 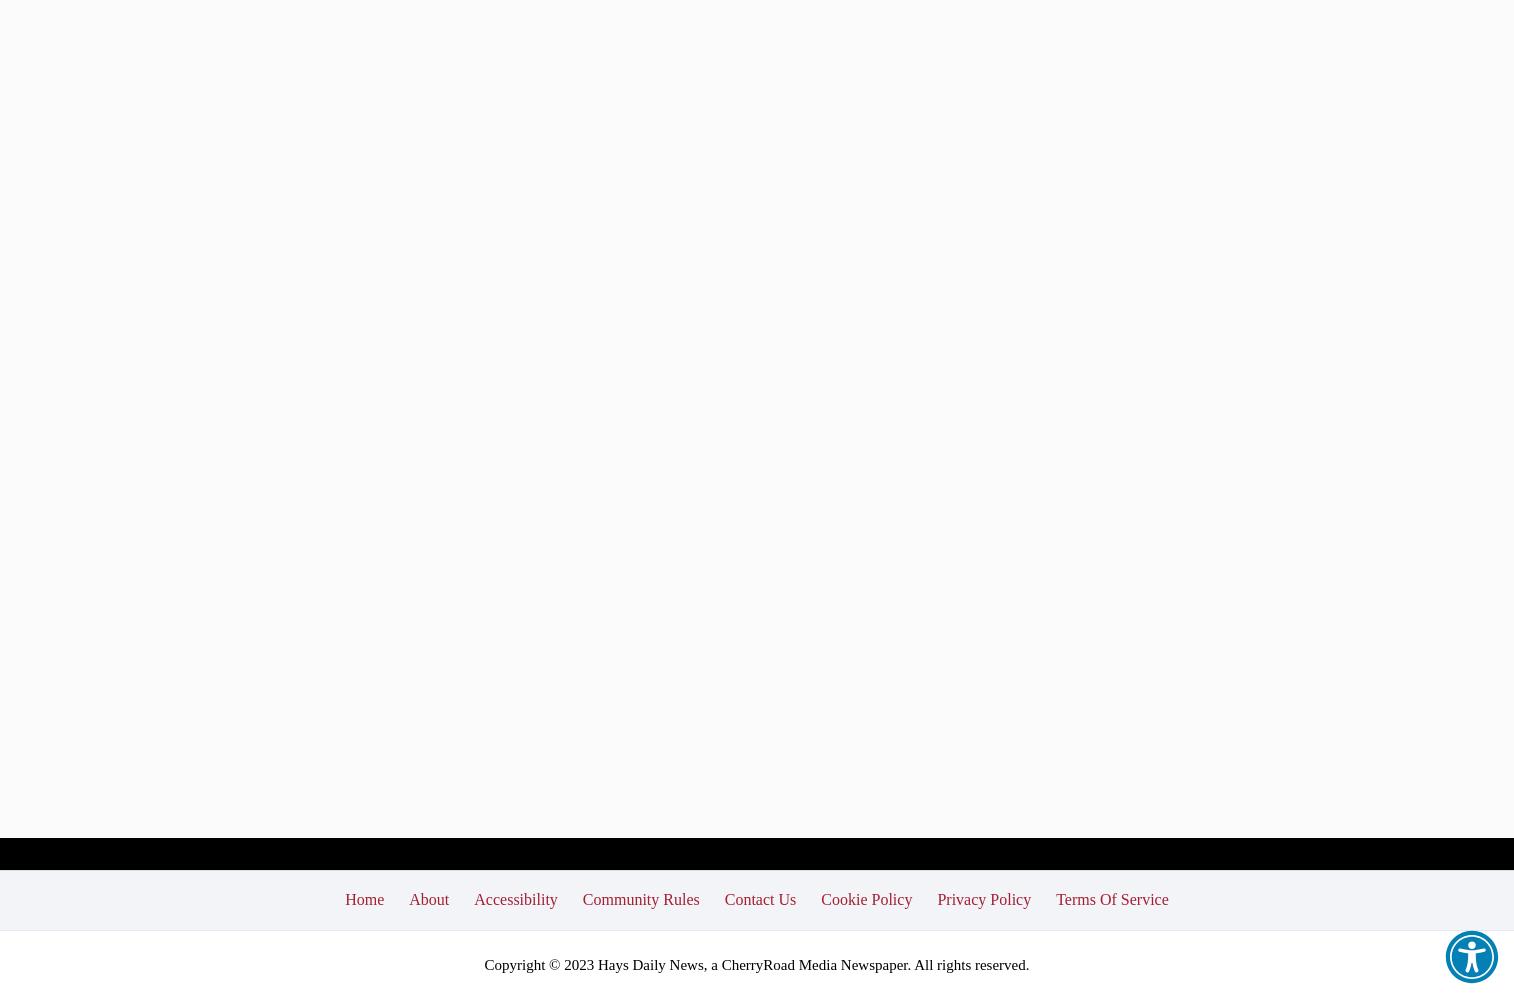 I want to click on 'Cookie Policy', so click(x=865, y=898).